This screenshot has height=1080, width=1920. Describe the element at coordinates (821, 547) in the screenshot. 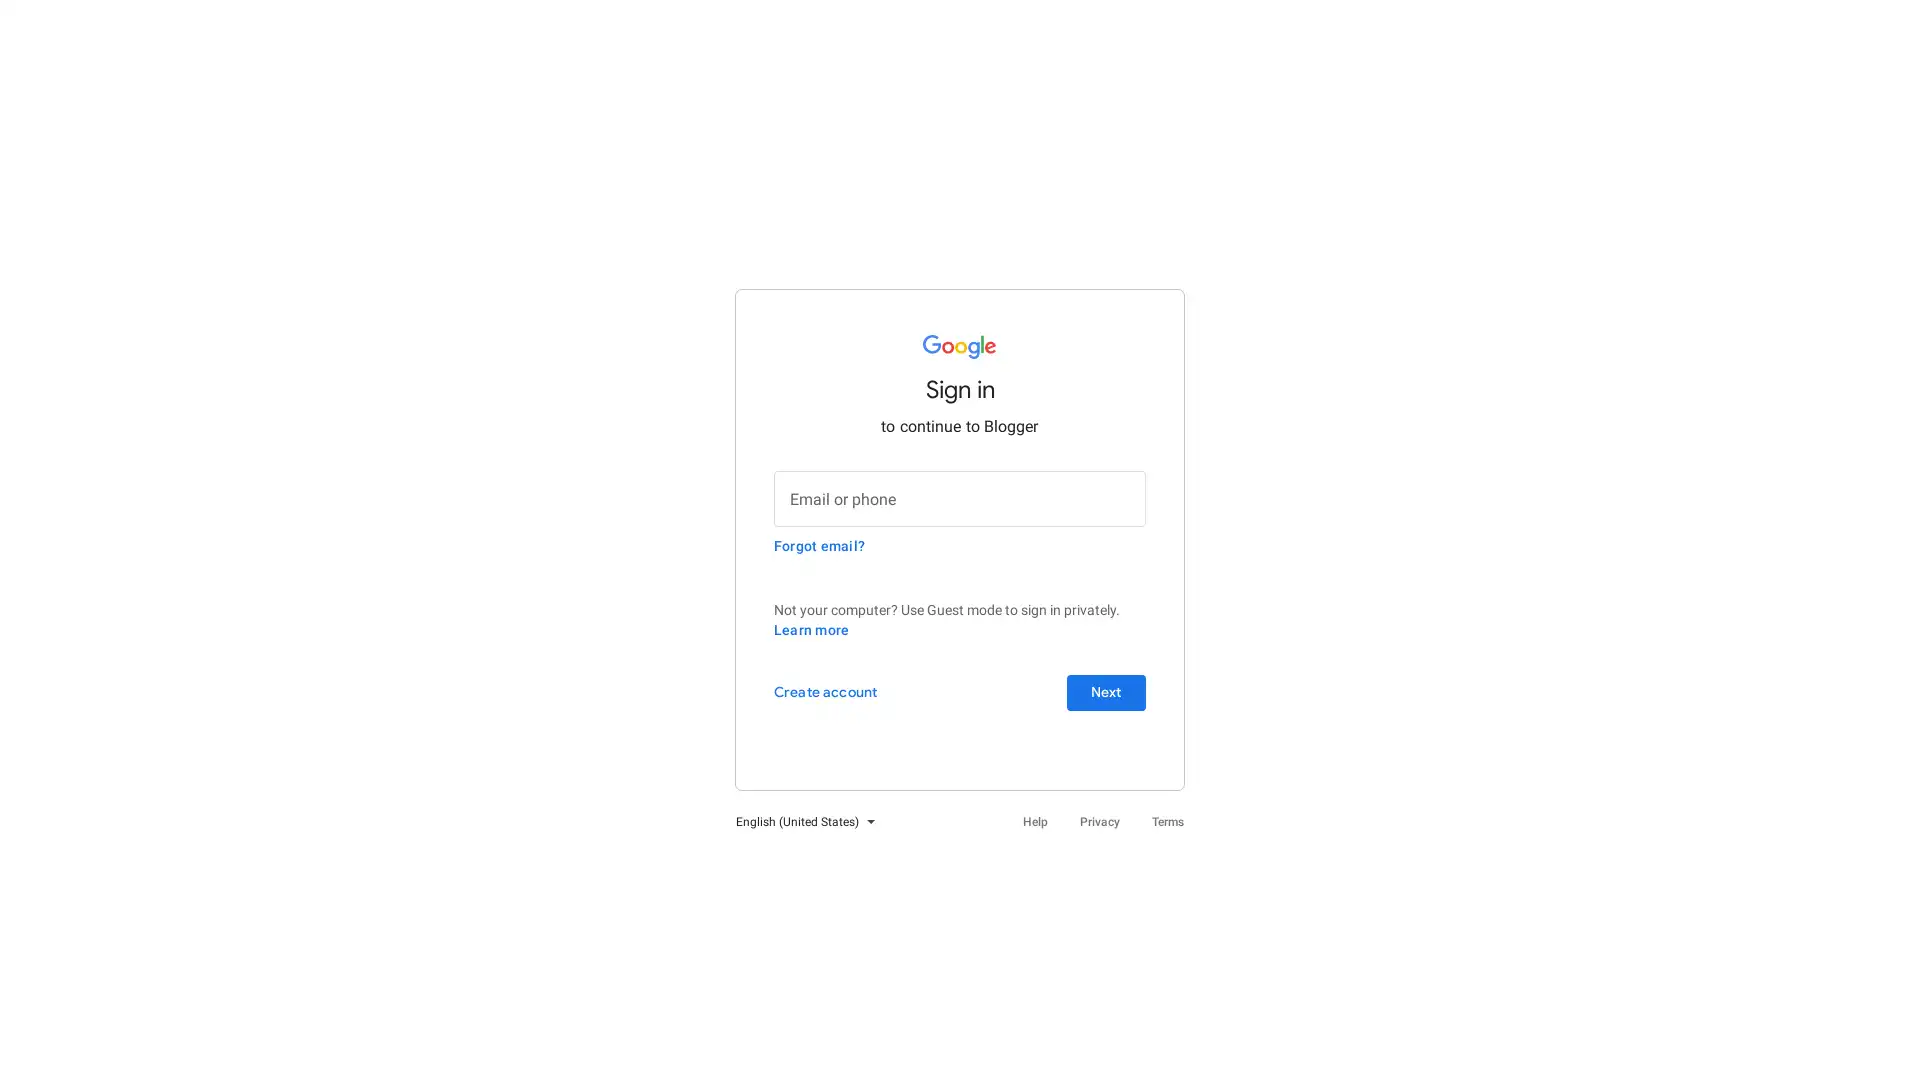

I see `Forgot email?` at that location.